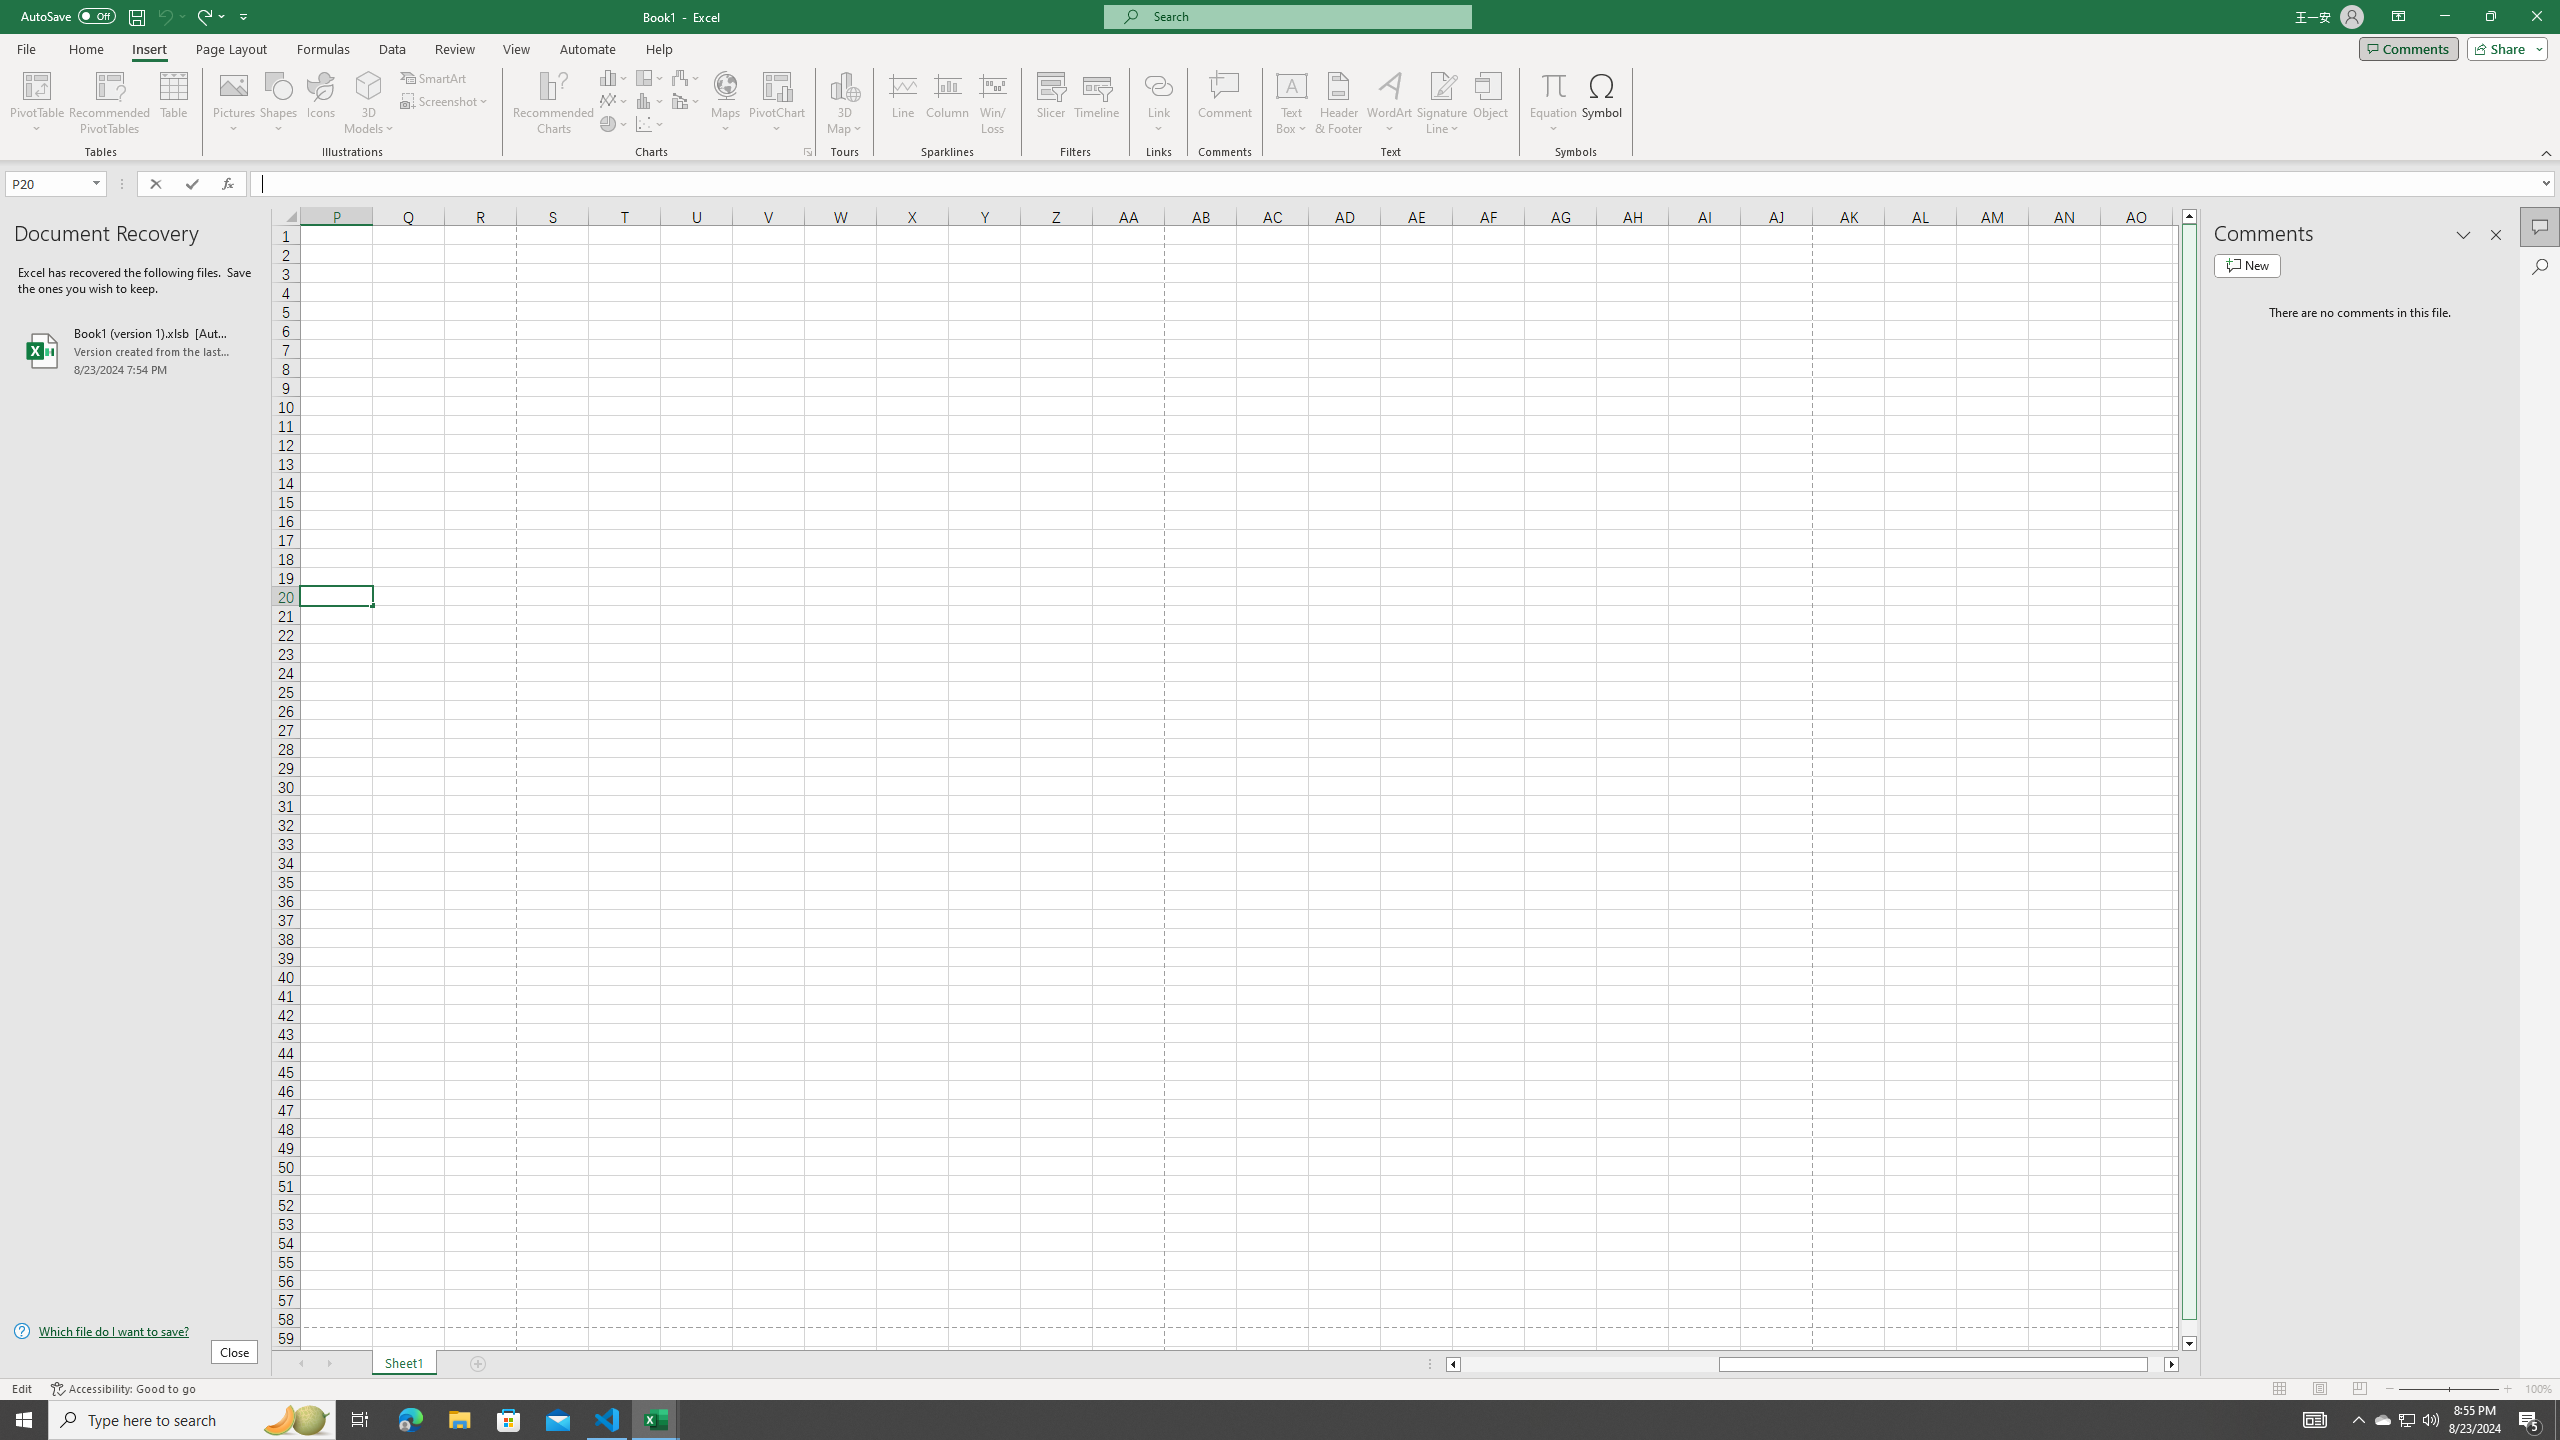  What do you see at coordinates (685, 99) in the screenshot?
I see `'Insert Combo Chart'` at bounding box center [685, 99].